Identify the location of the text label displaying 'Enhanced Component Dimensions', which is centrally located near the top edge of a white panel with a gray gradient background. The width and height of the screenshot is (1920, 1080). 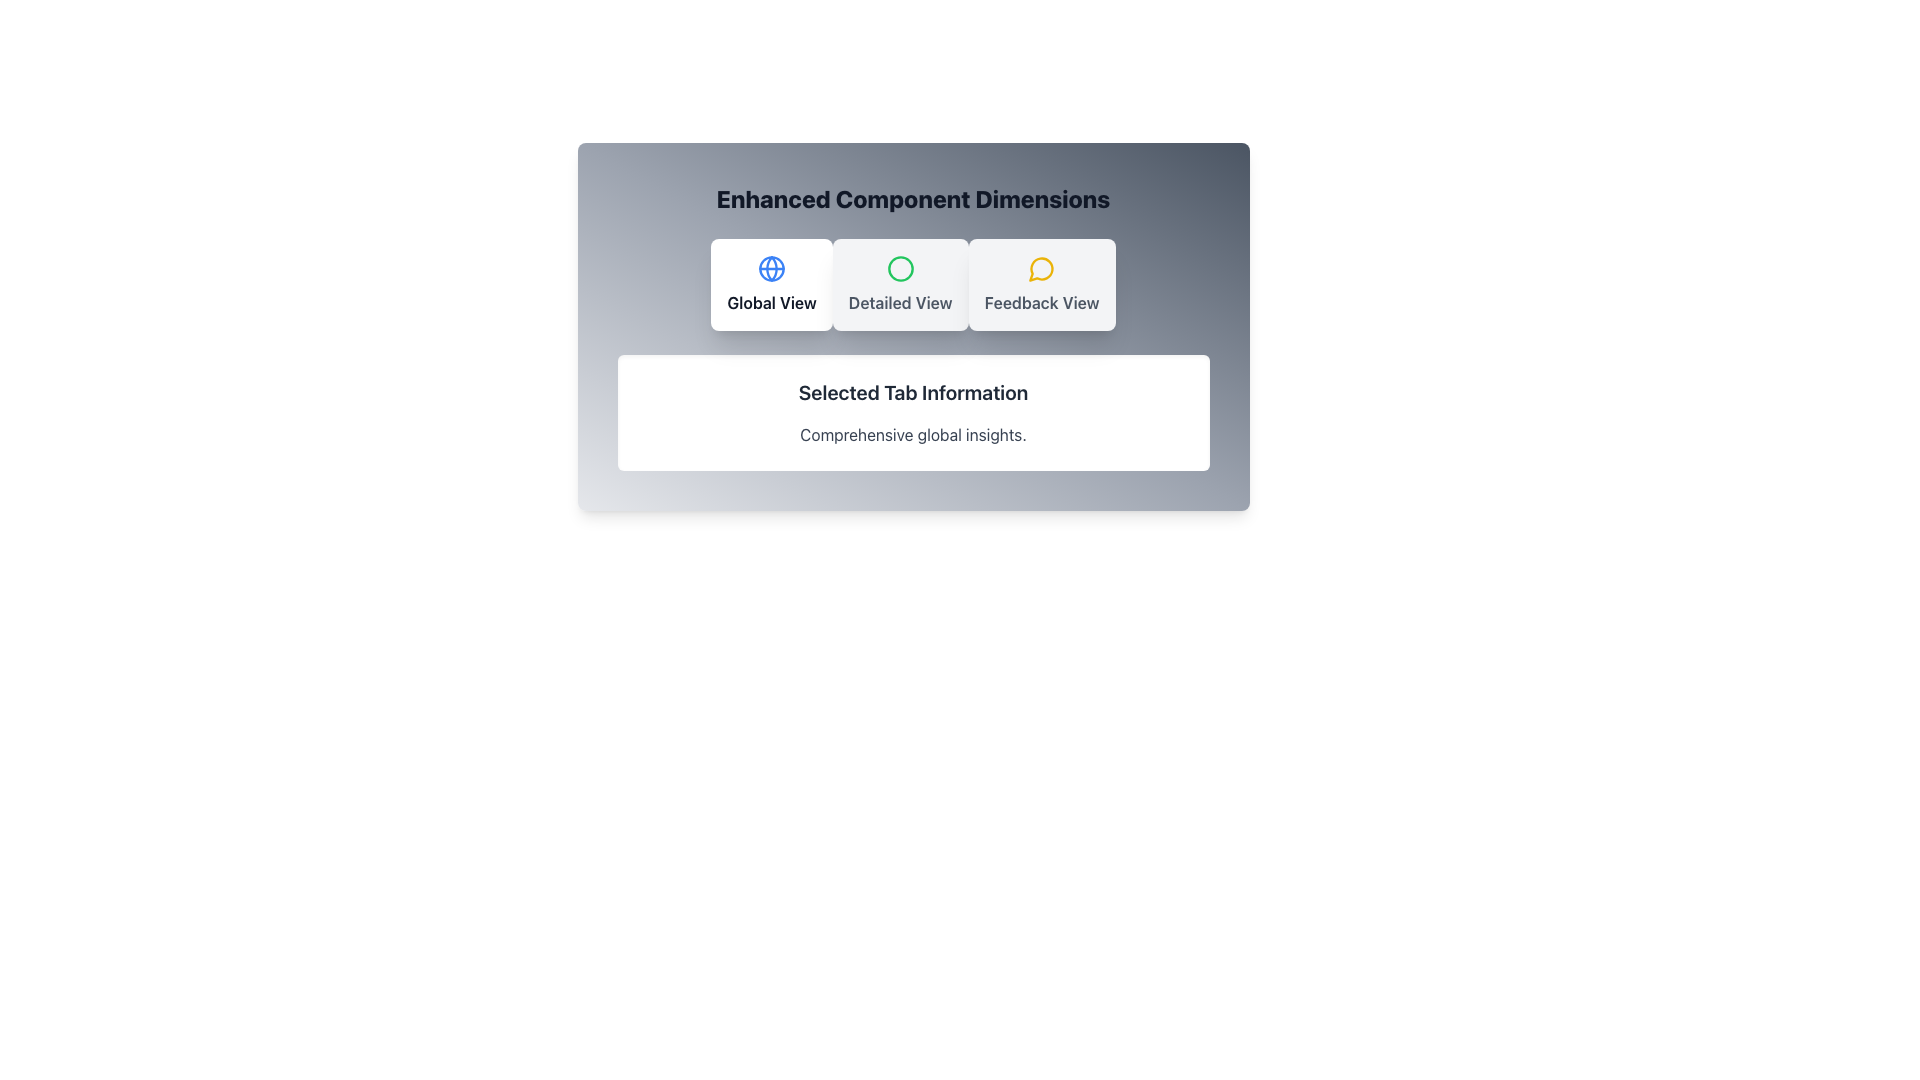
(912, 199).